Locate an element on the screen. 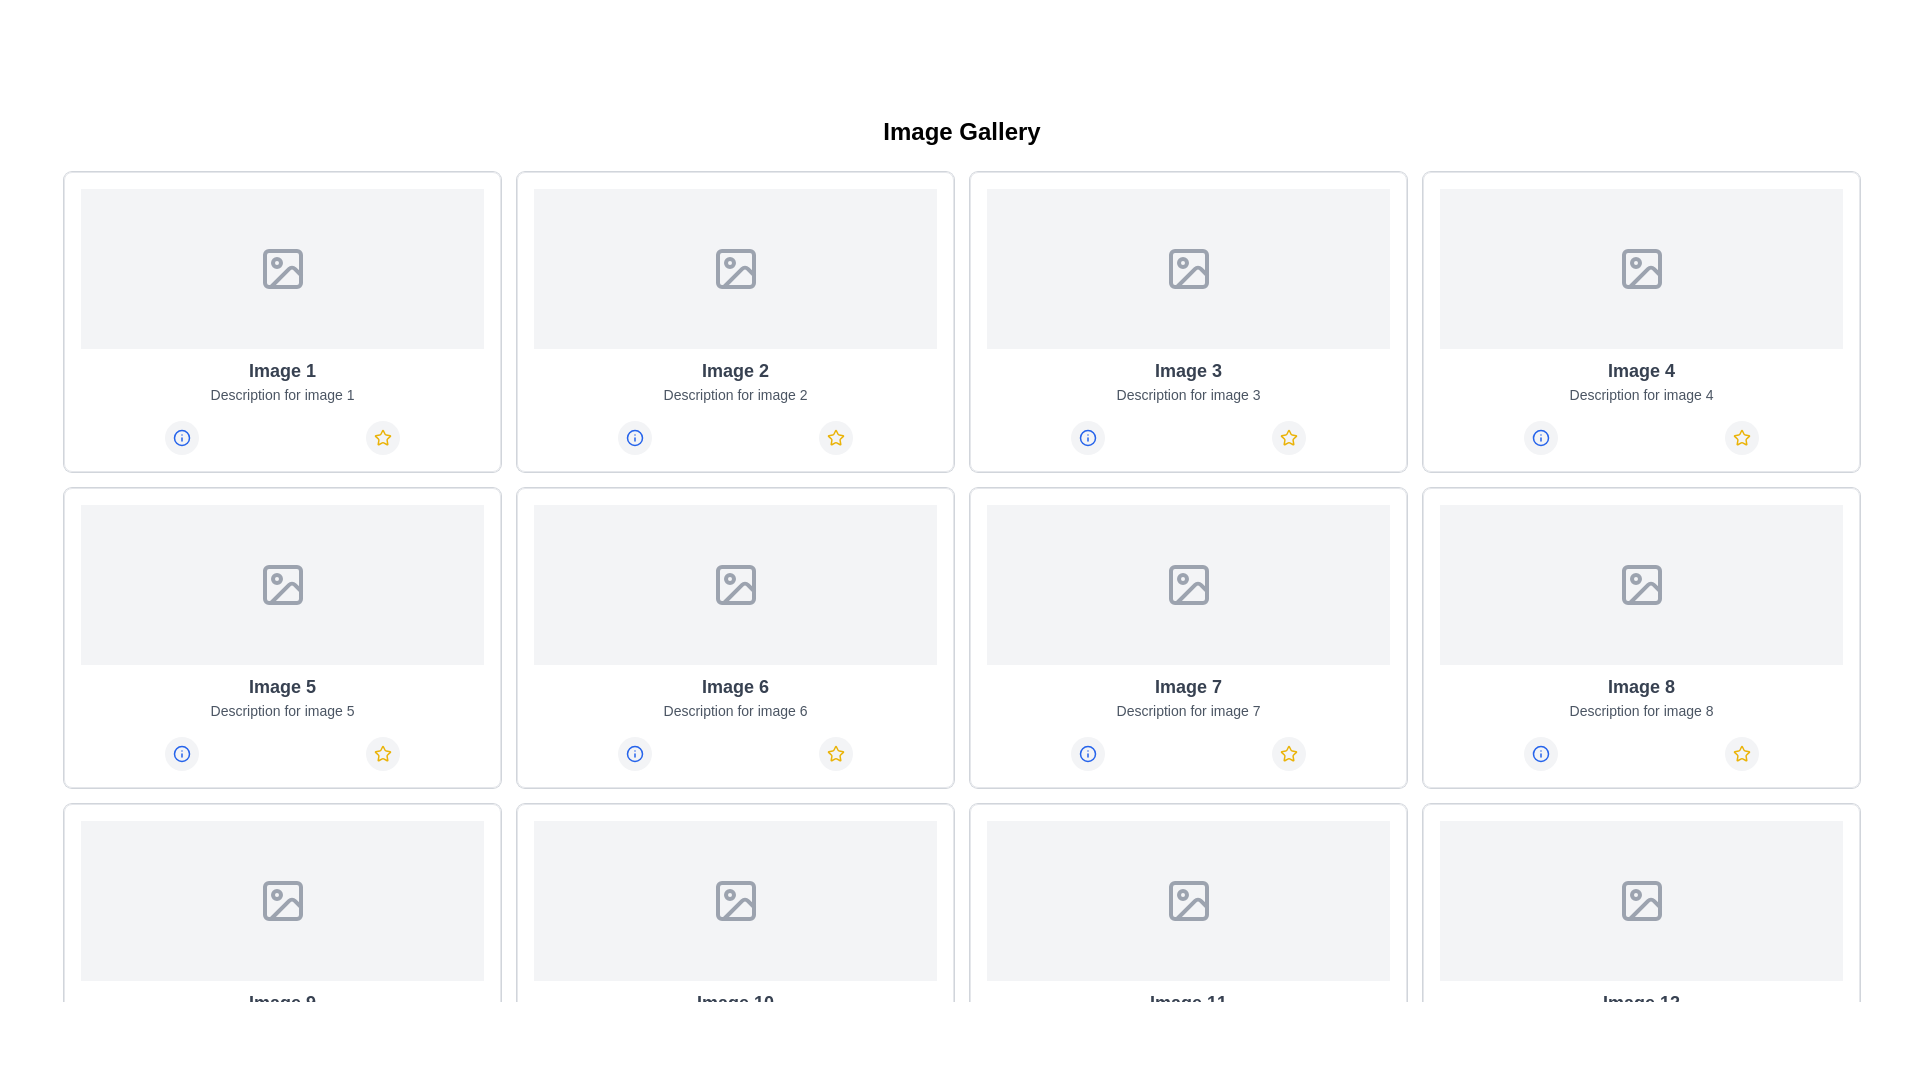 The width and height of the screenshot is (1920, 1080). the 'info' button located in the bottom-left corner of the first image card ('Image 1') is located at coordinates (181, 437).